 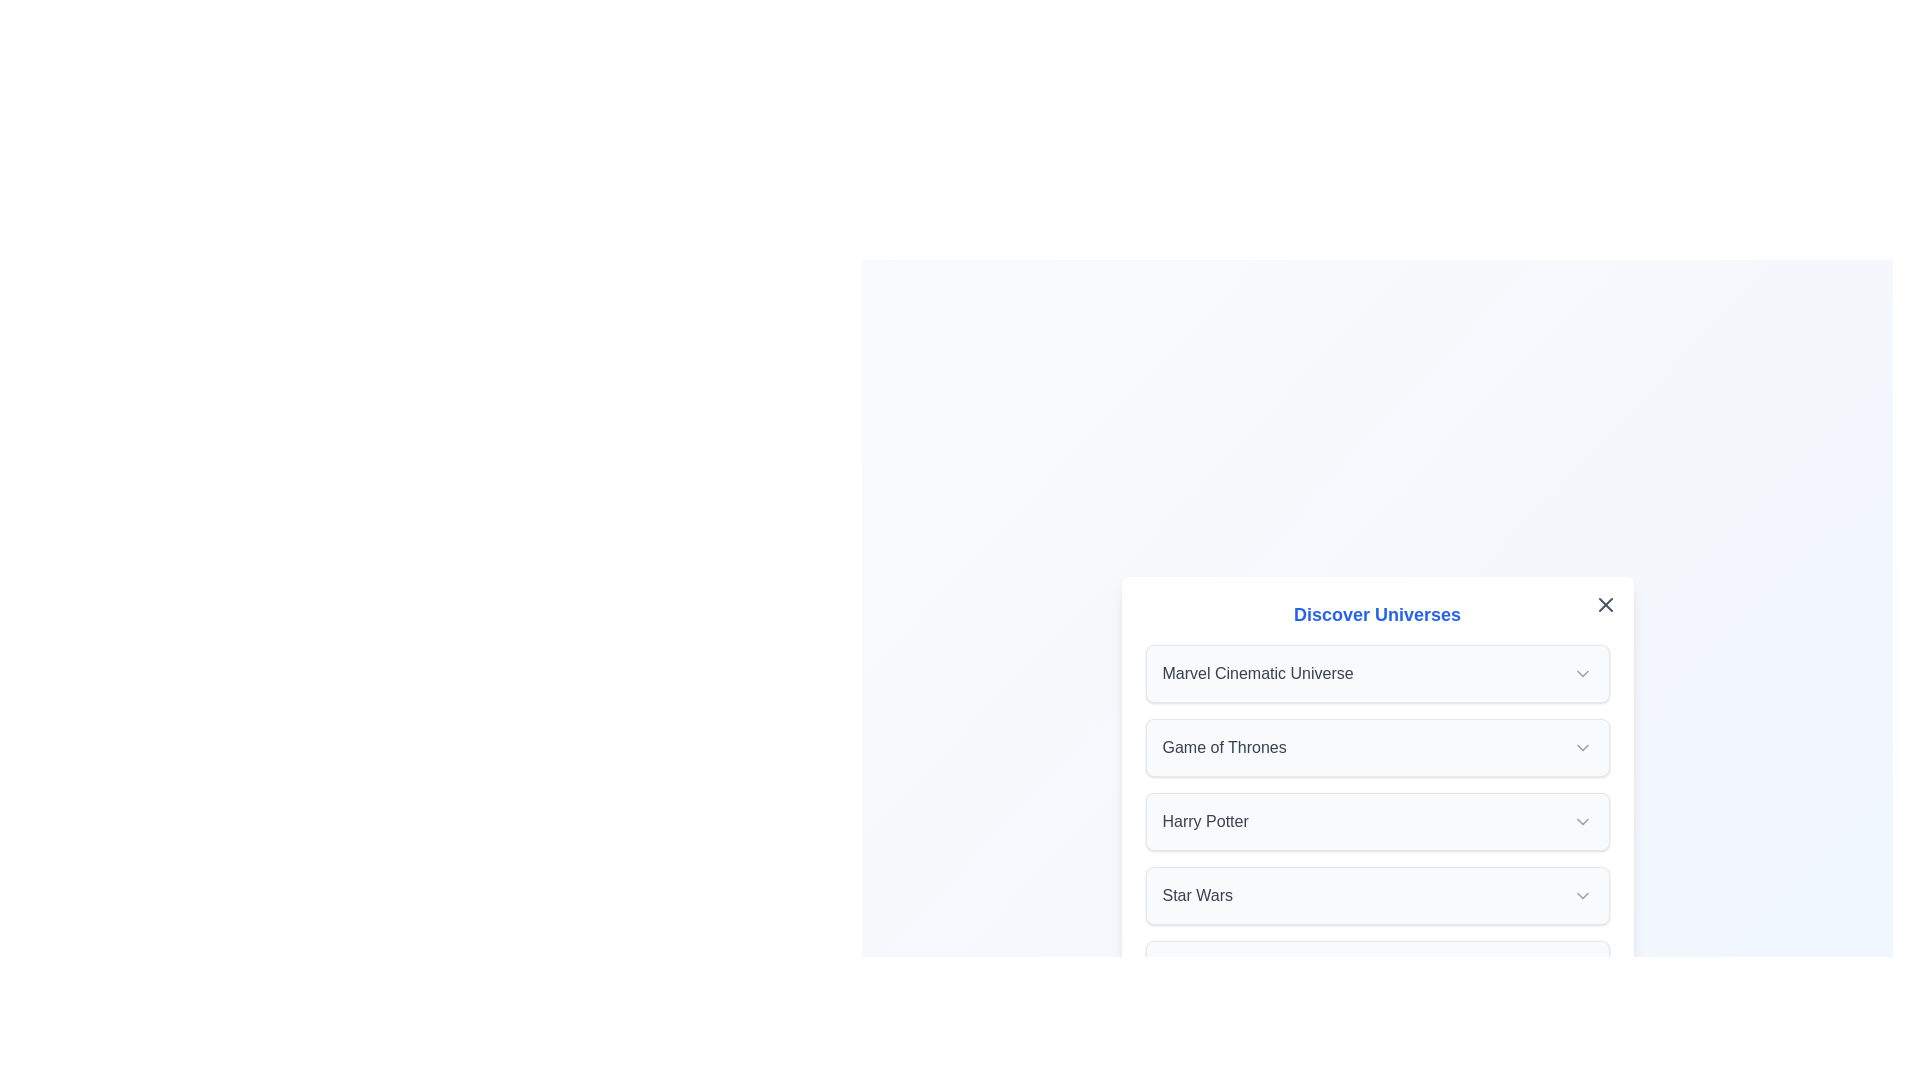 I want to click on the close button to close the dialog, so click(x=1605, y=604).